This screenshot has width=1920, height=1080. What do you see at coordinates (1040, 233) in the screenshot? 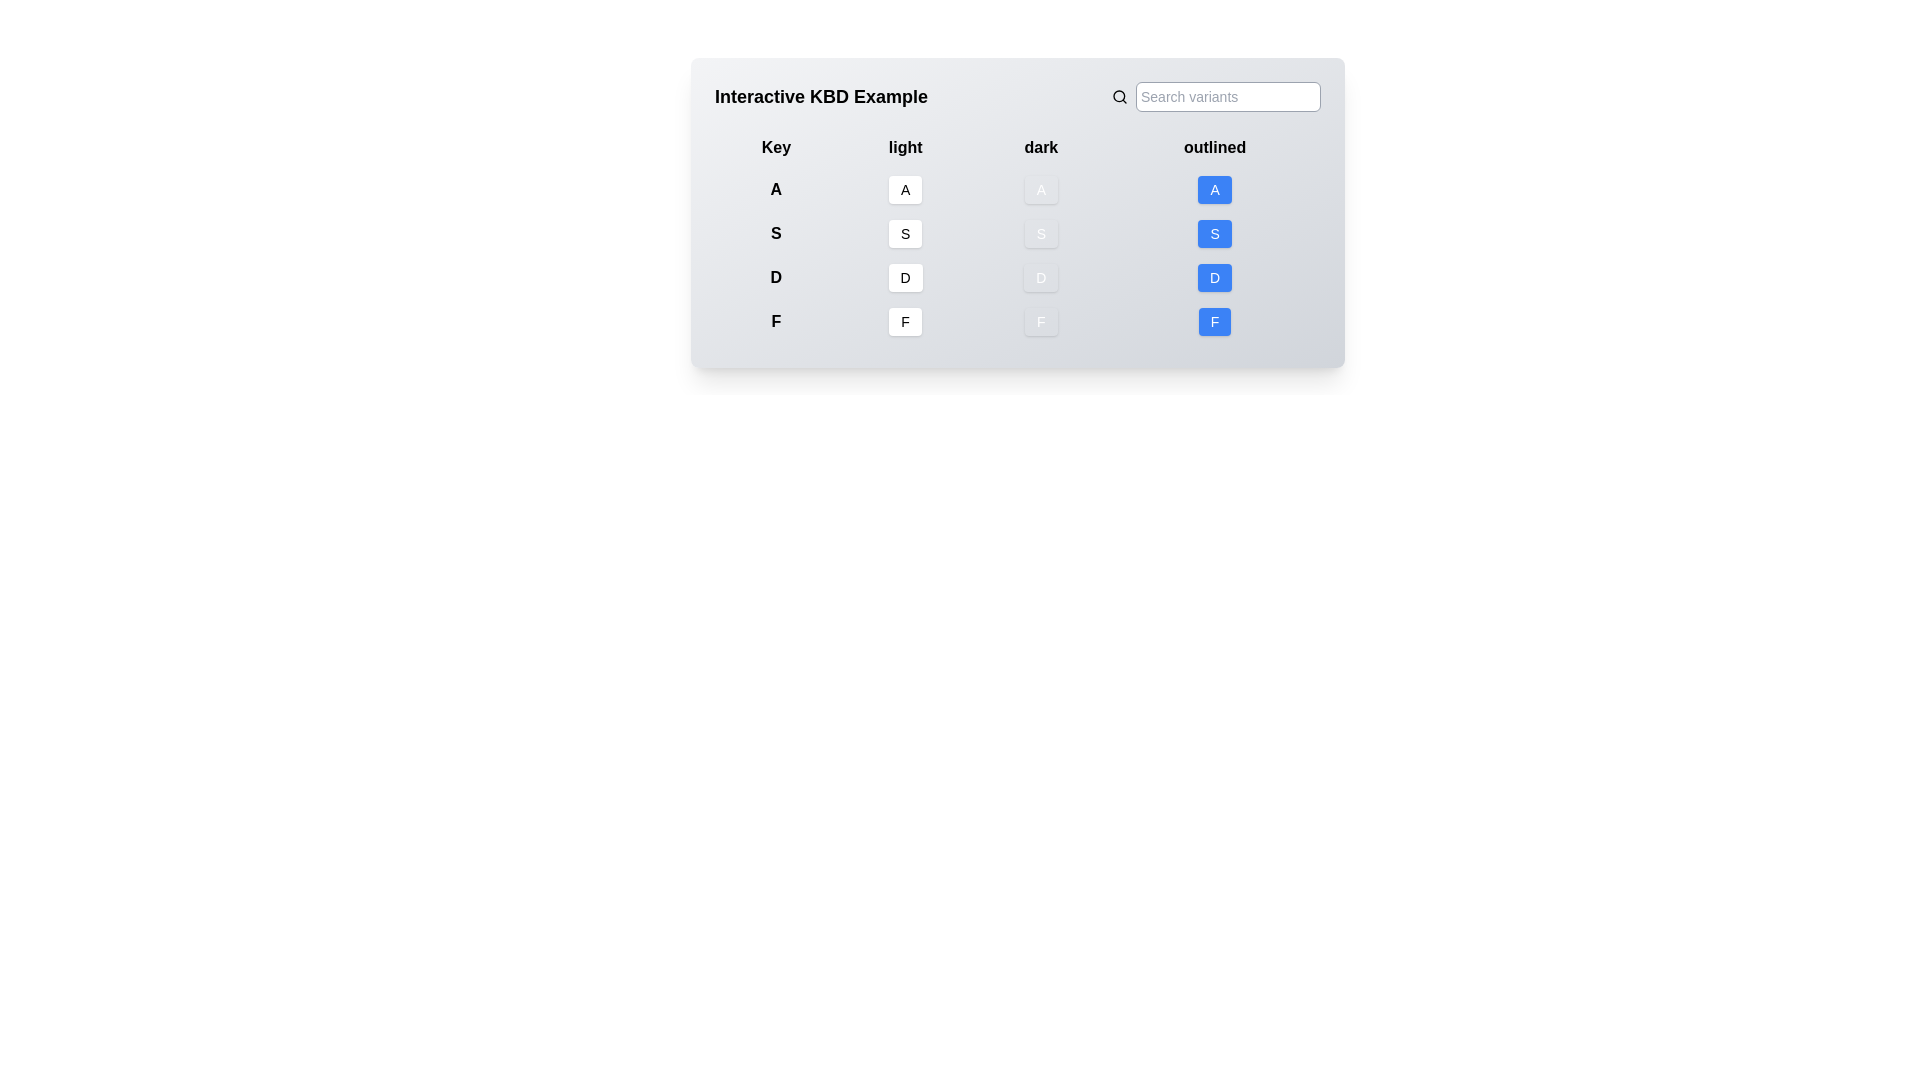
I see `the 'S' button in the dark column of the 'Interactive KBD Example' interface, which represents the 'S' key in a keyboard simulation` at bounding box center [1040, 233].